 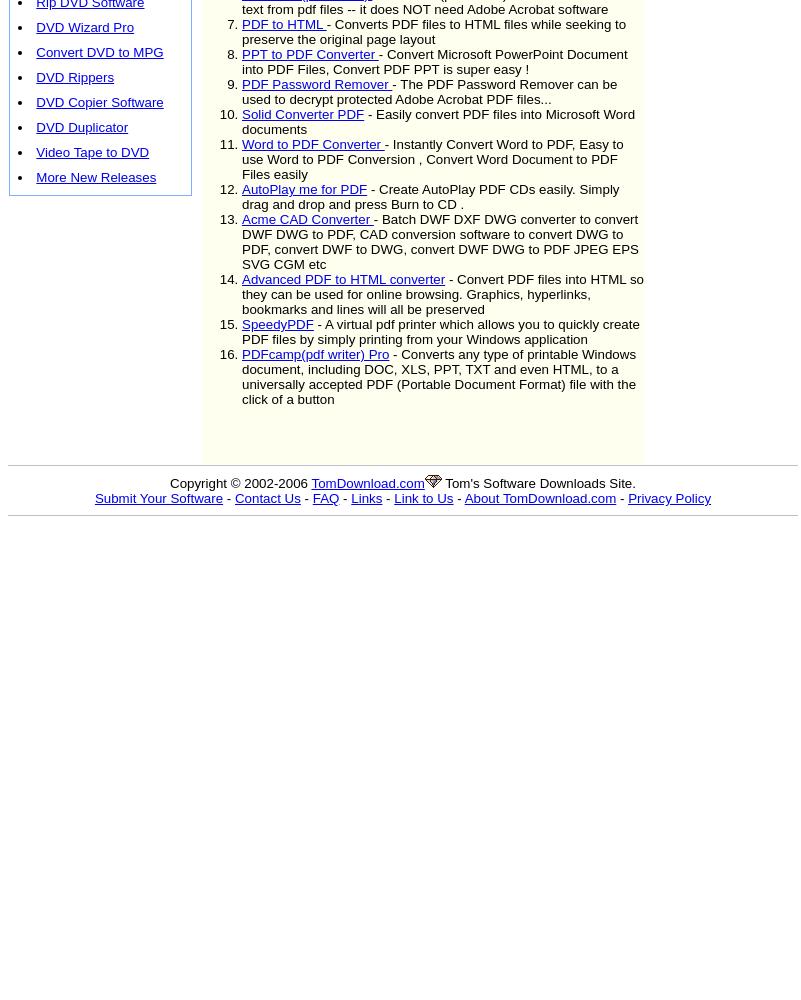 I want to click on 'Solid Converter PDF', so click(x=303, y=113).